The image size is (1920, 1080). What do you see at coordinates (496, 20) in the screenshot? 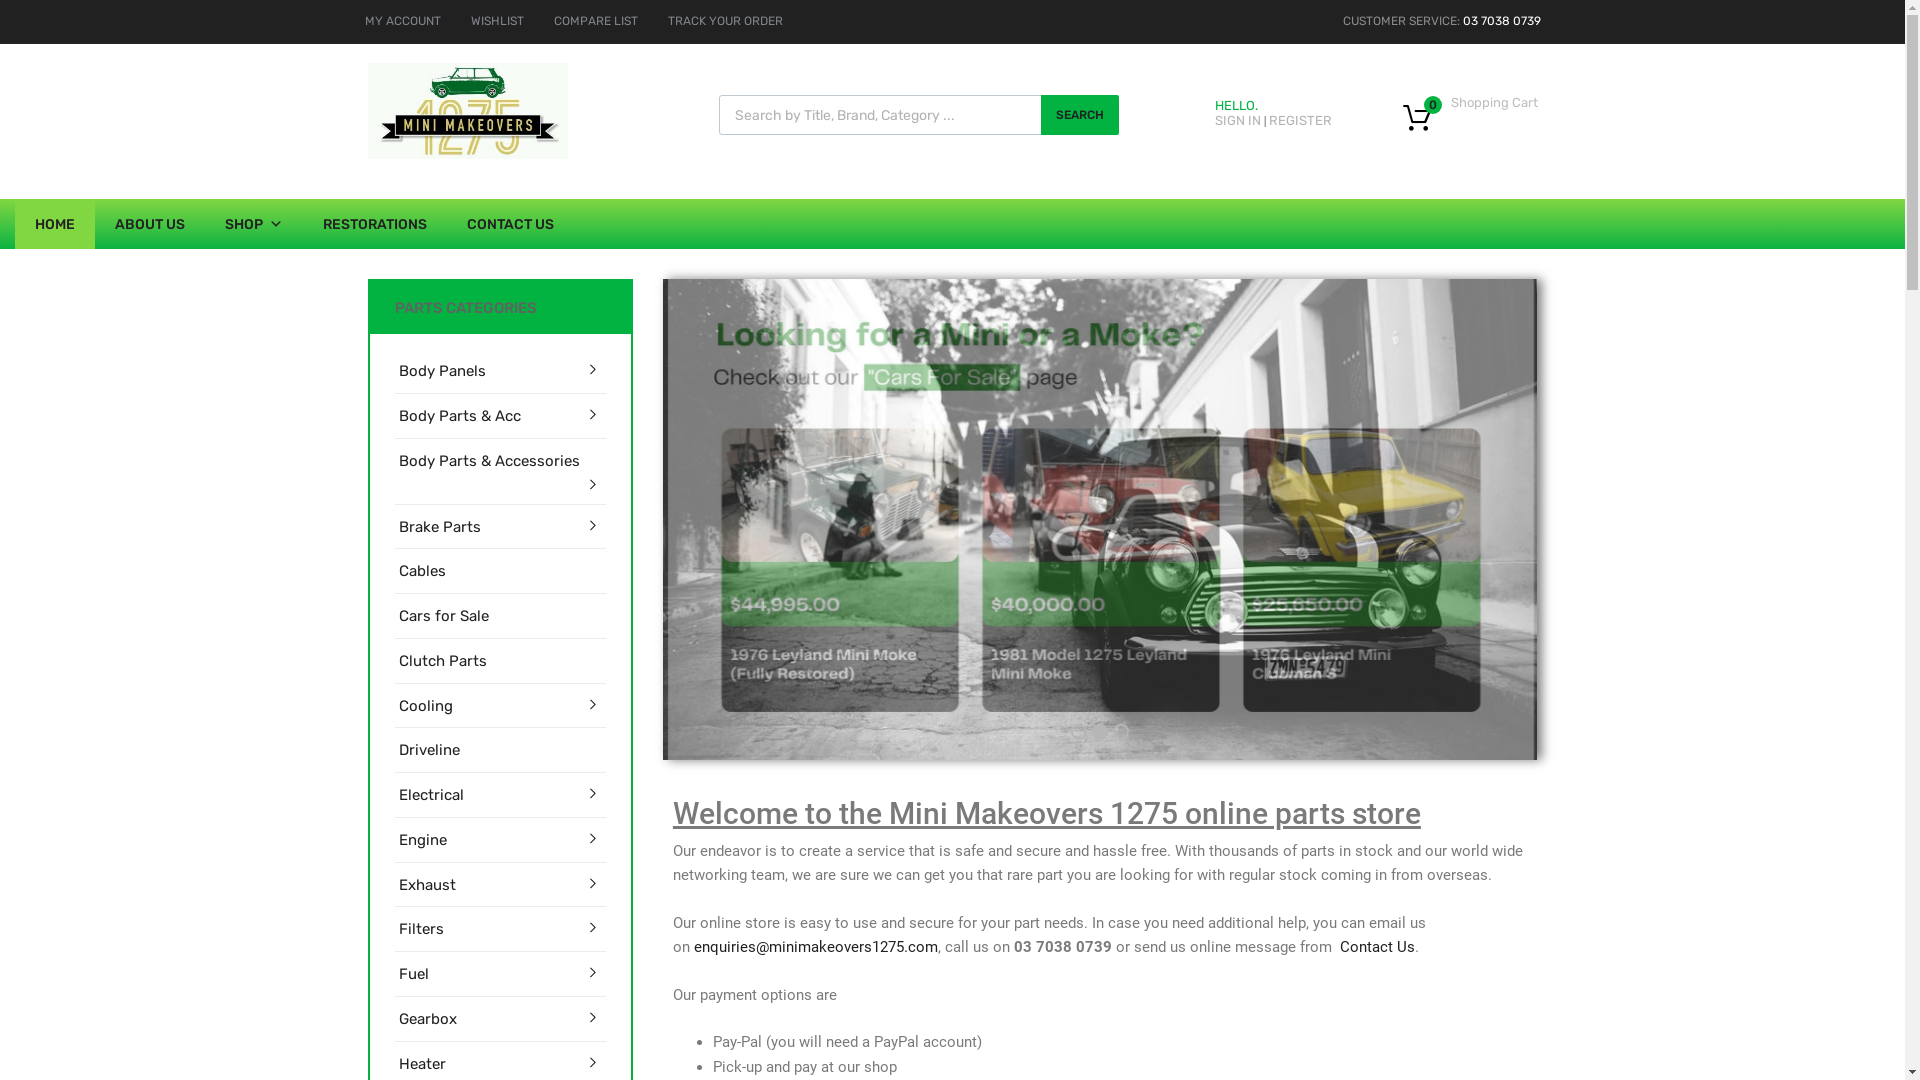
I see `'WISHLIST'` at bounding box center [496, 20].